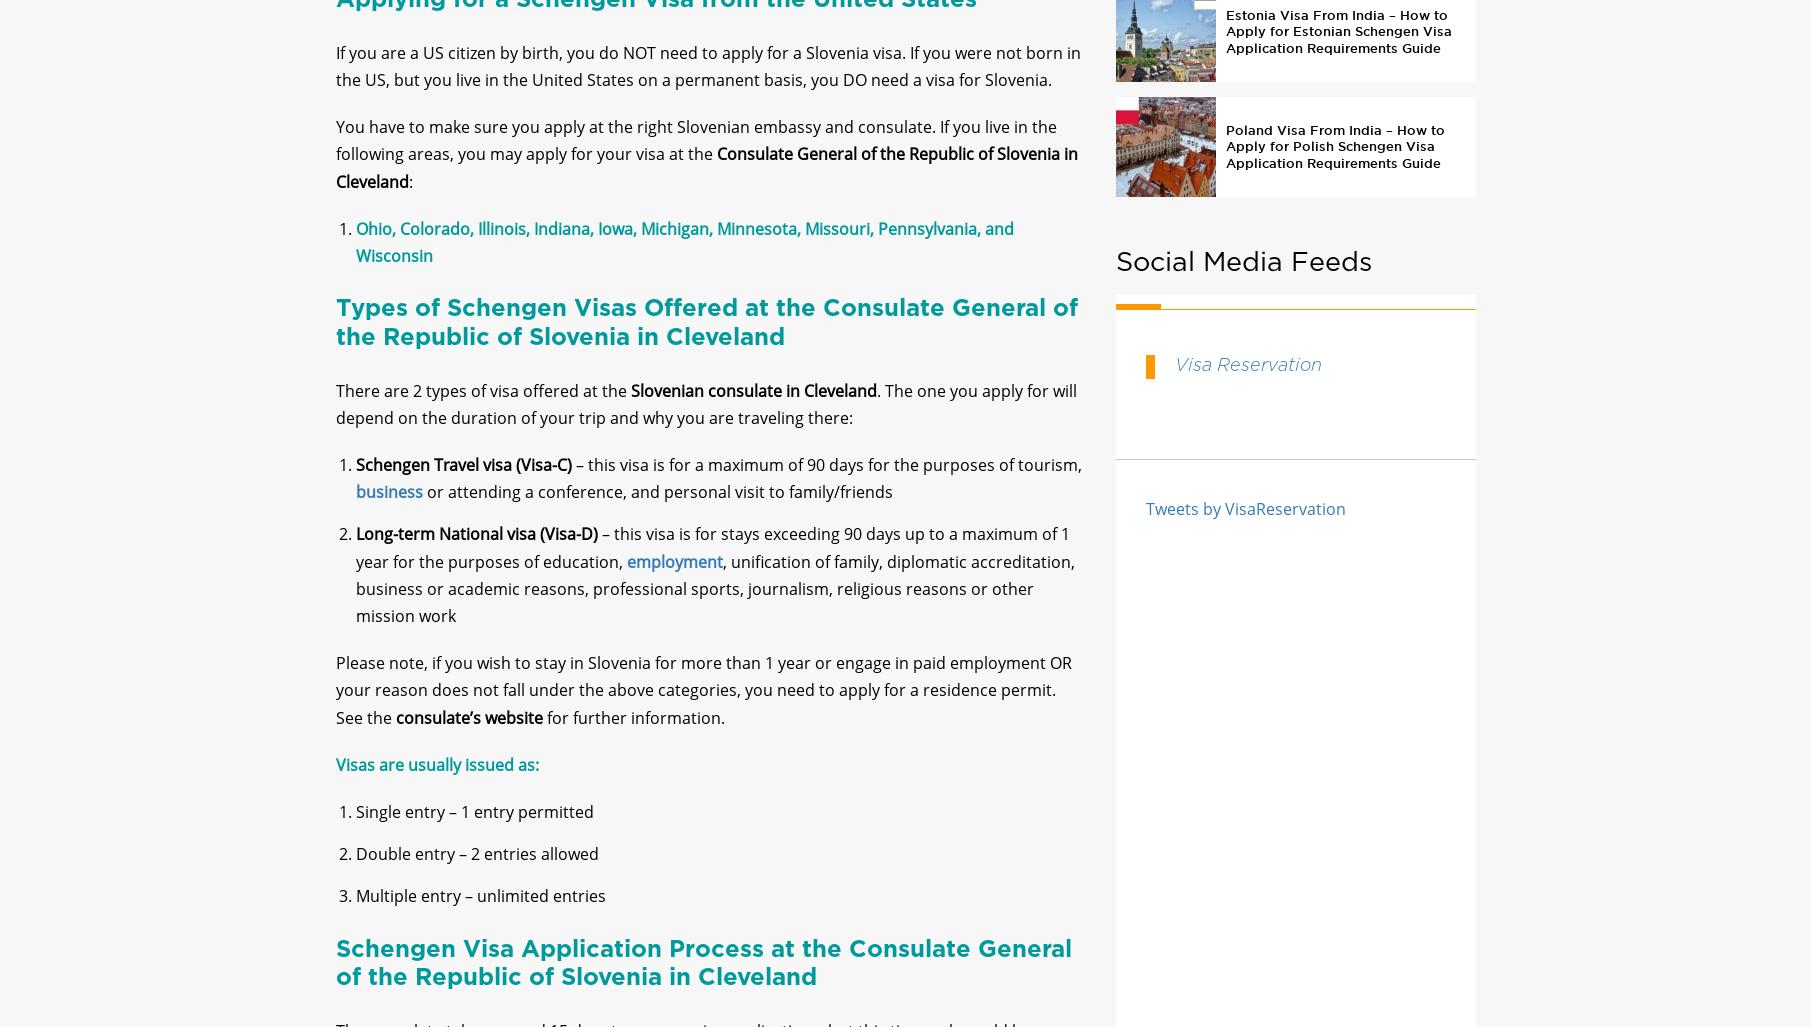  What do you see at coordinates (825, 481) in the screenshot?
I see `'– this visa is for a maximum of 90 days for the purposes of tourism,'` at bounding box center [825, 481].